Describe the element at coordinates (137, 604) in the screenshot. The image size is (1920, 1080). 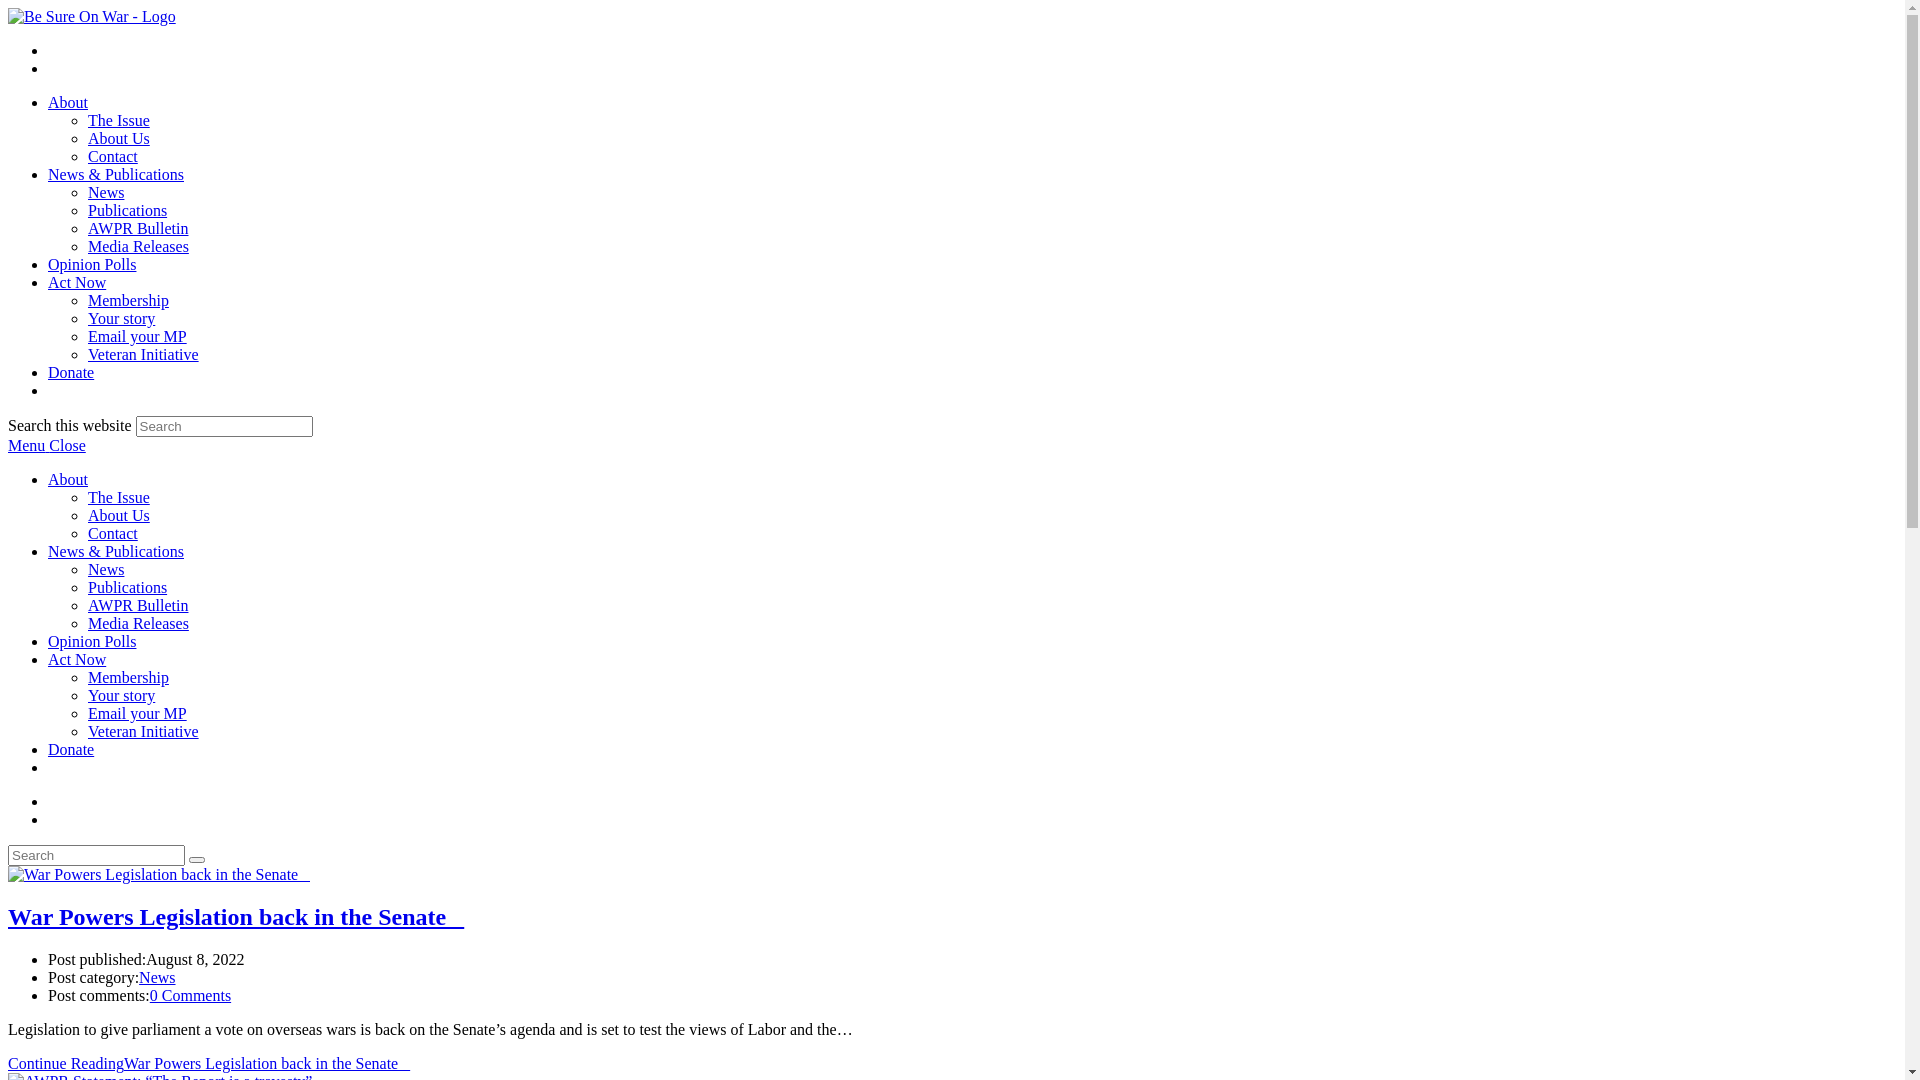
I see `'AWPR Bulletin'` at that location.